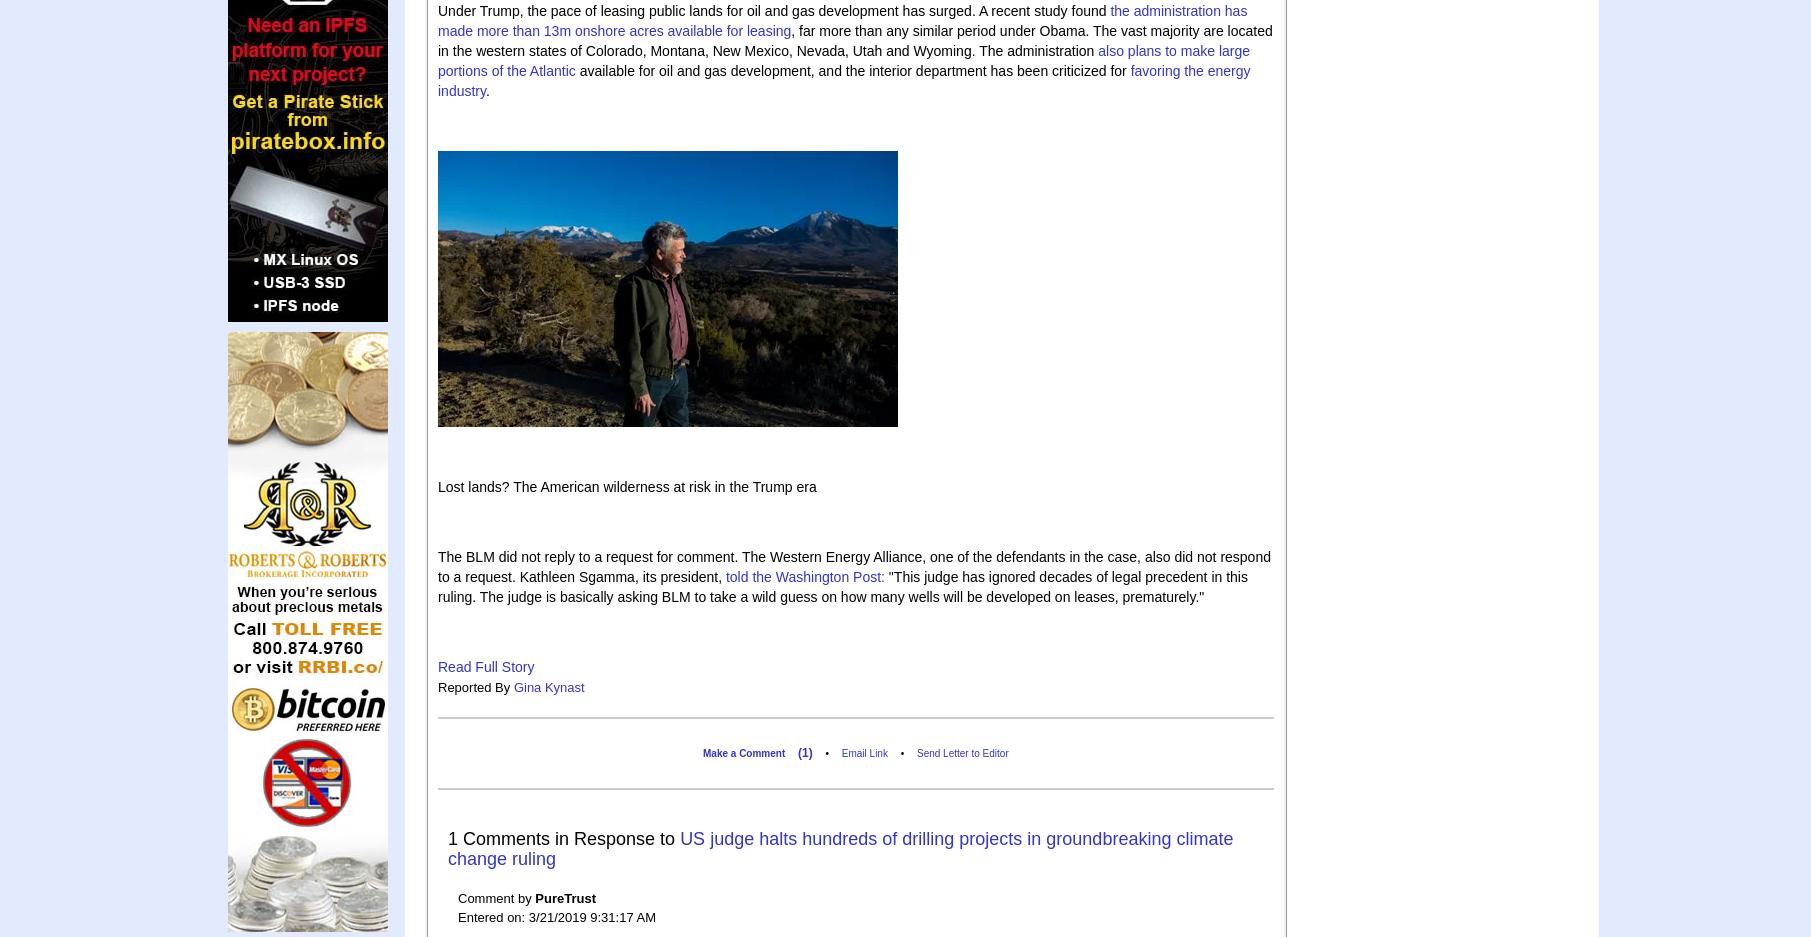  I want to click on 'also plans to make large portions of the Atlantic', so click(843, 59).